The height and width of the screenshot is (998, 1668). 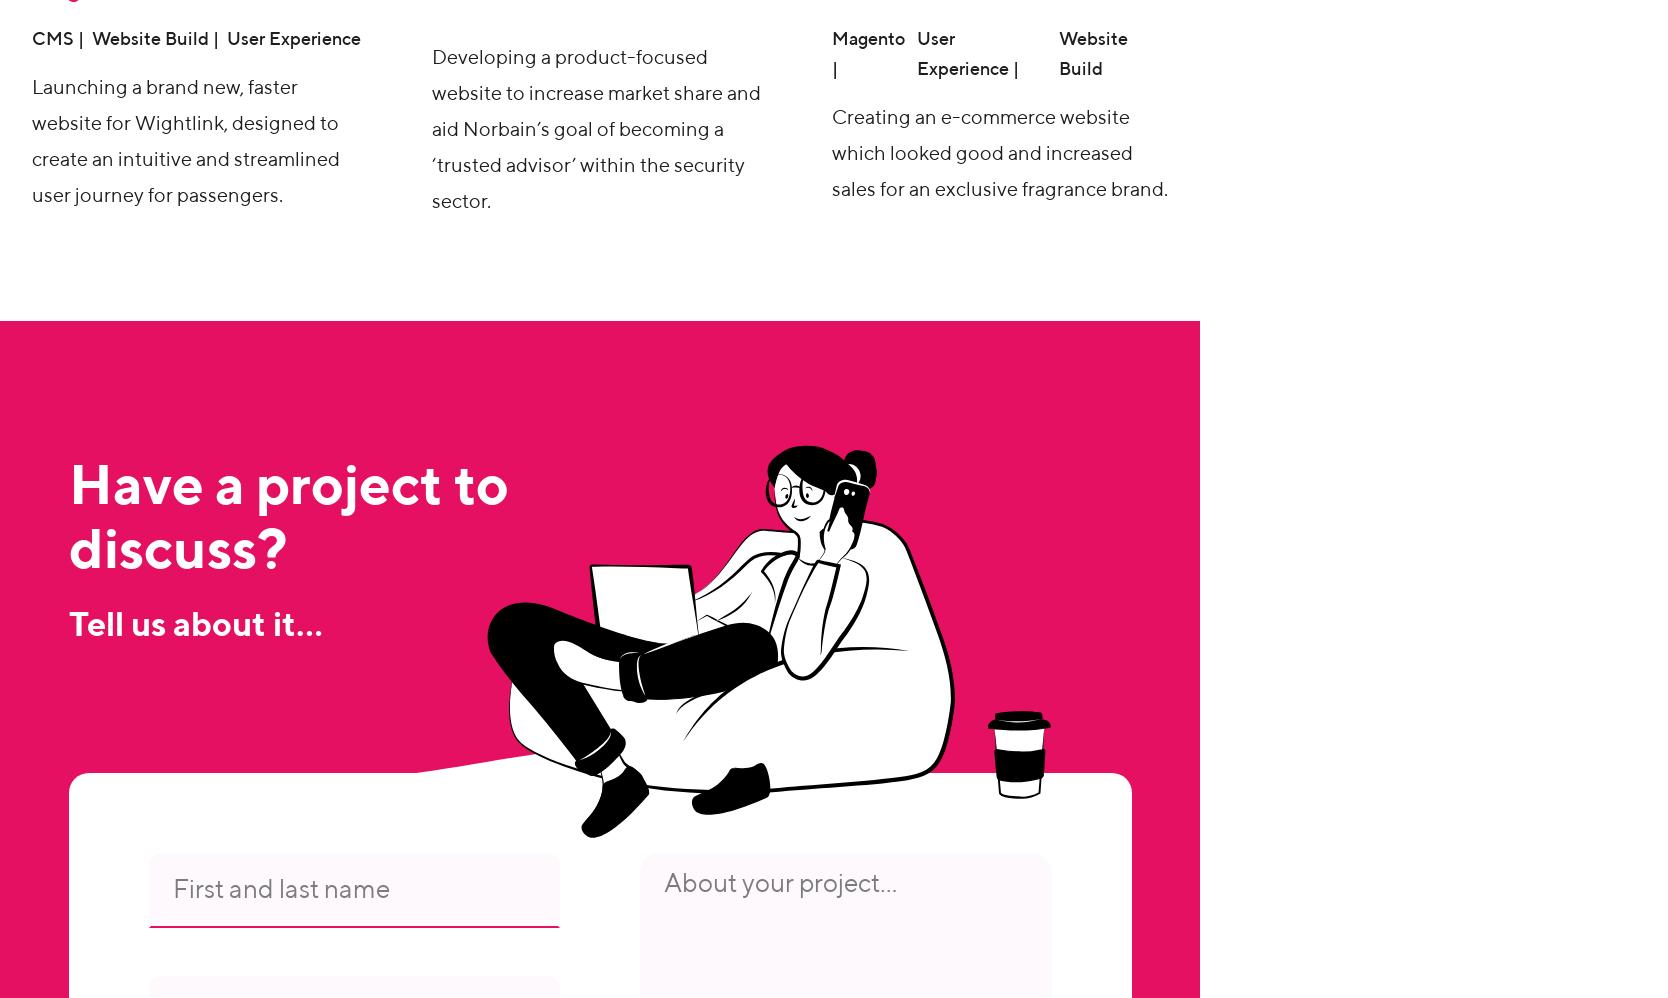 I want to click on 'CMS', so click(x=53, y=40).